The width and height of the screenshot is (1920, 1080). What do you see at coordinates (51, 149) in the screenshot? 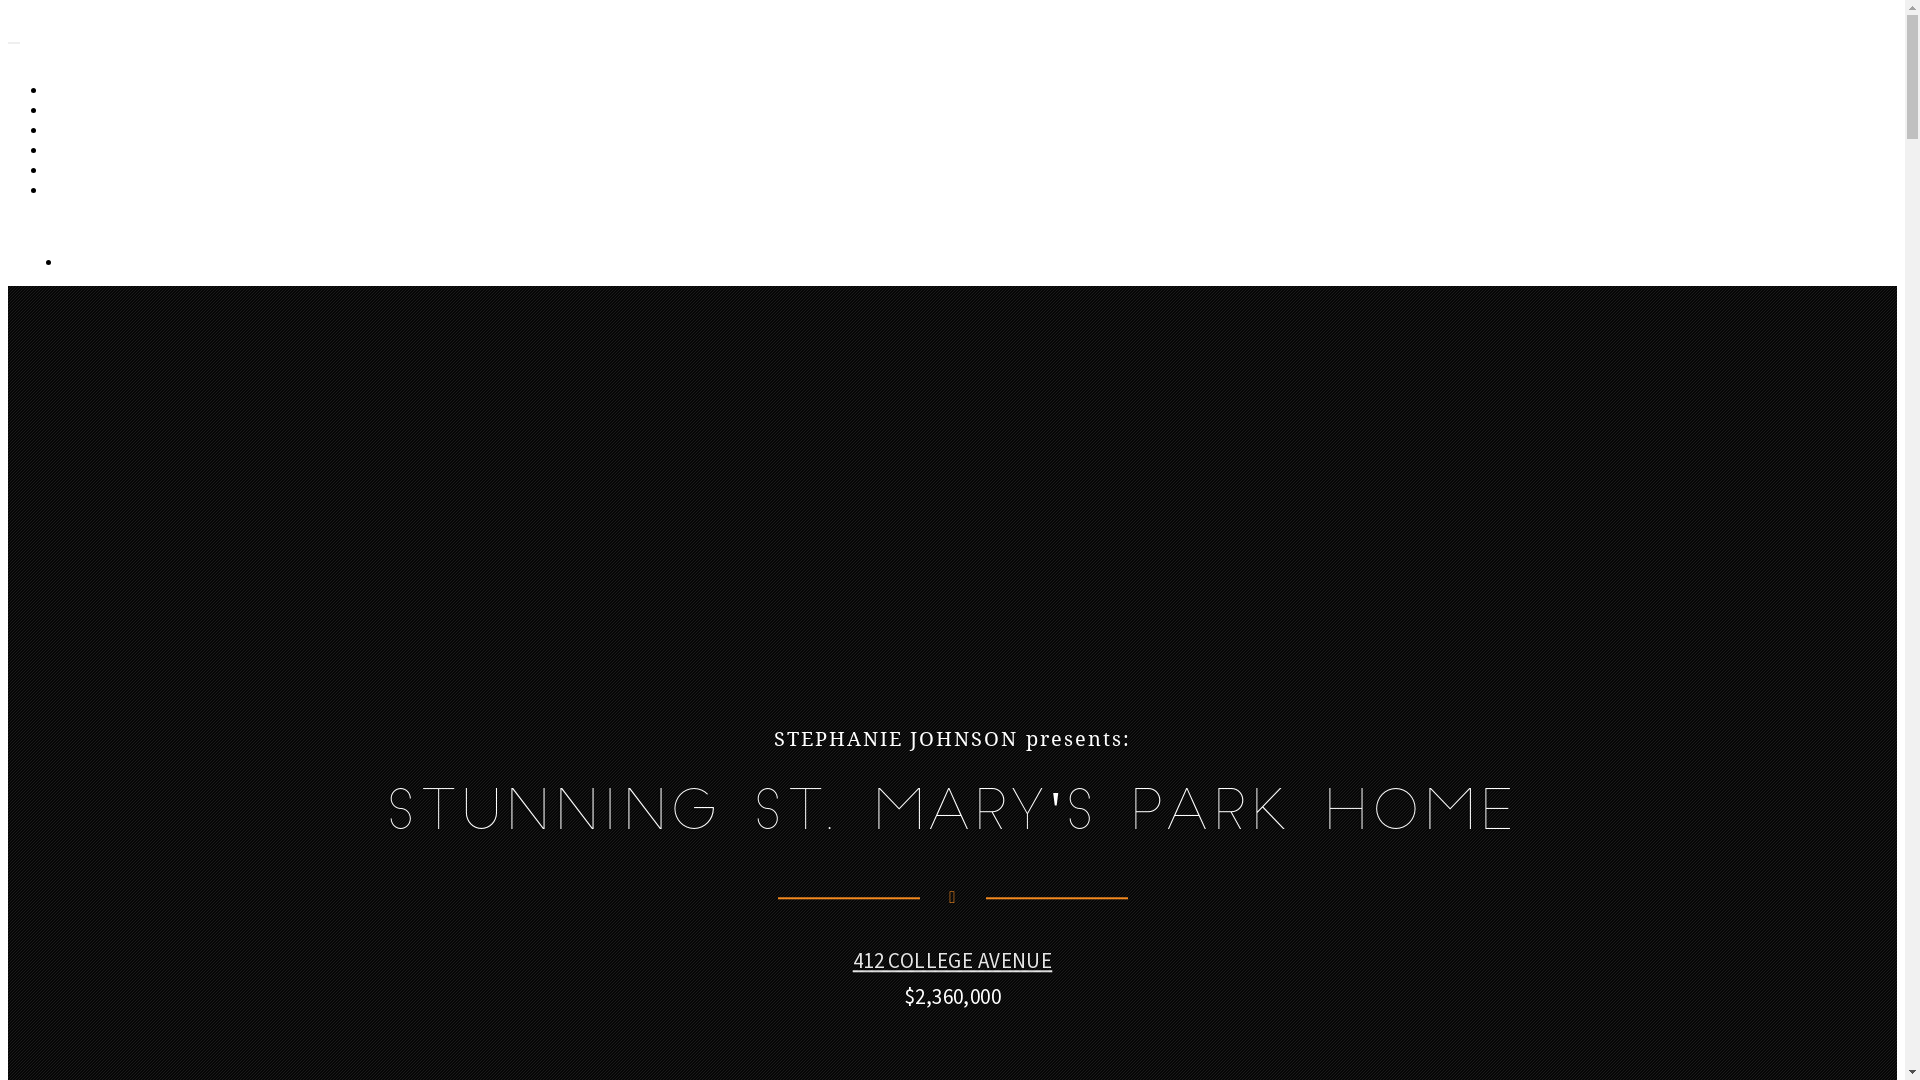
I see `'FEATURES'` at bounding box center [51, 149].